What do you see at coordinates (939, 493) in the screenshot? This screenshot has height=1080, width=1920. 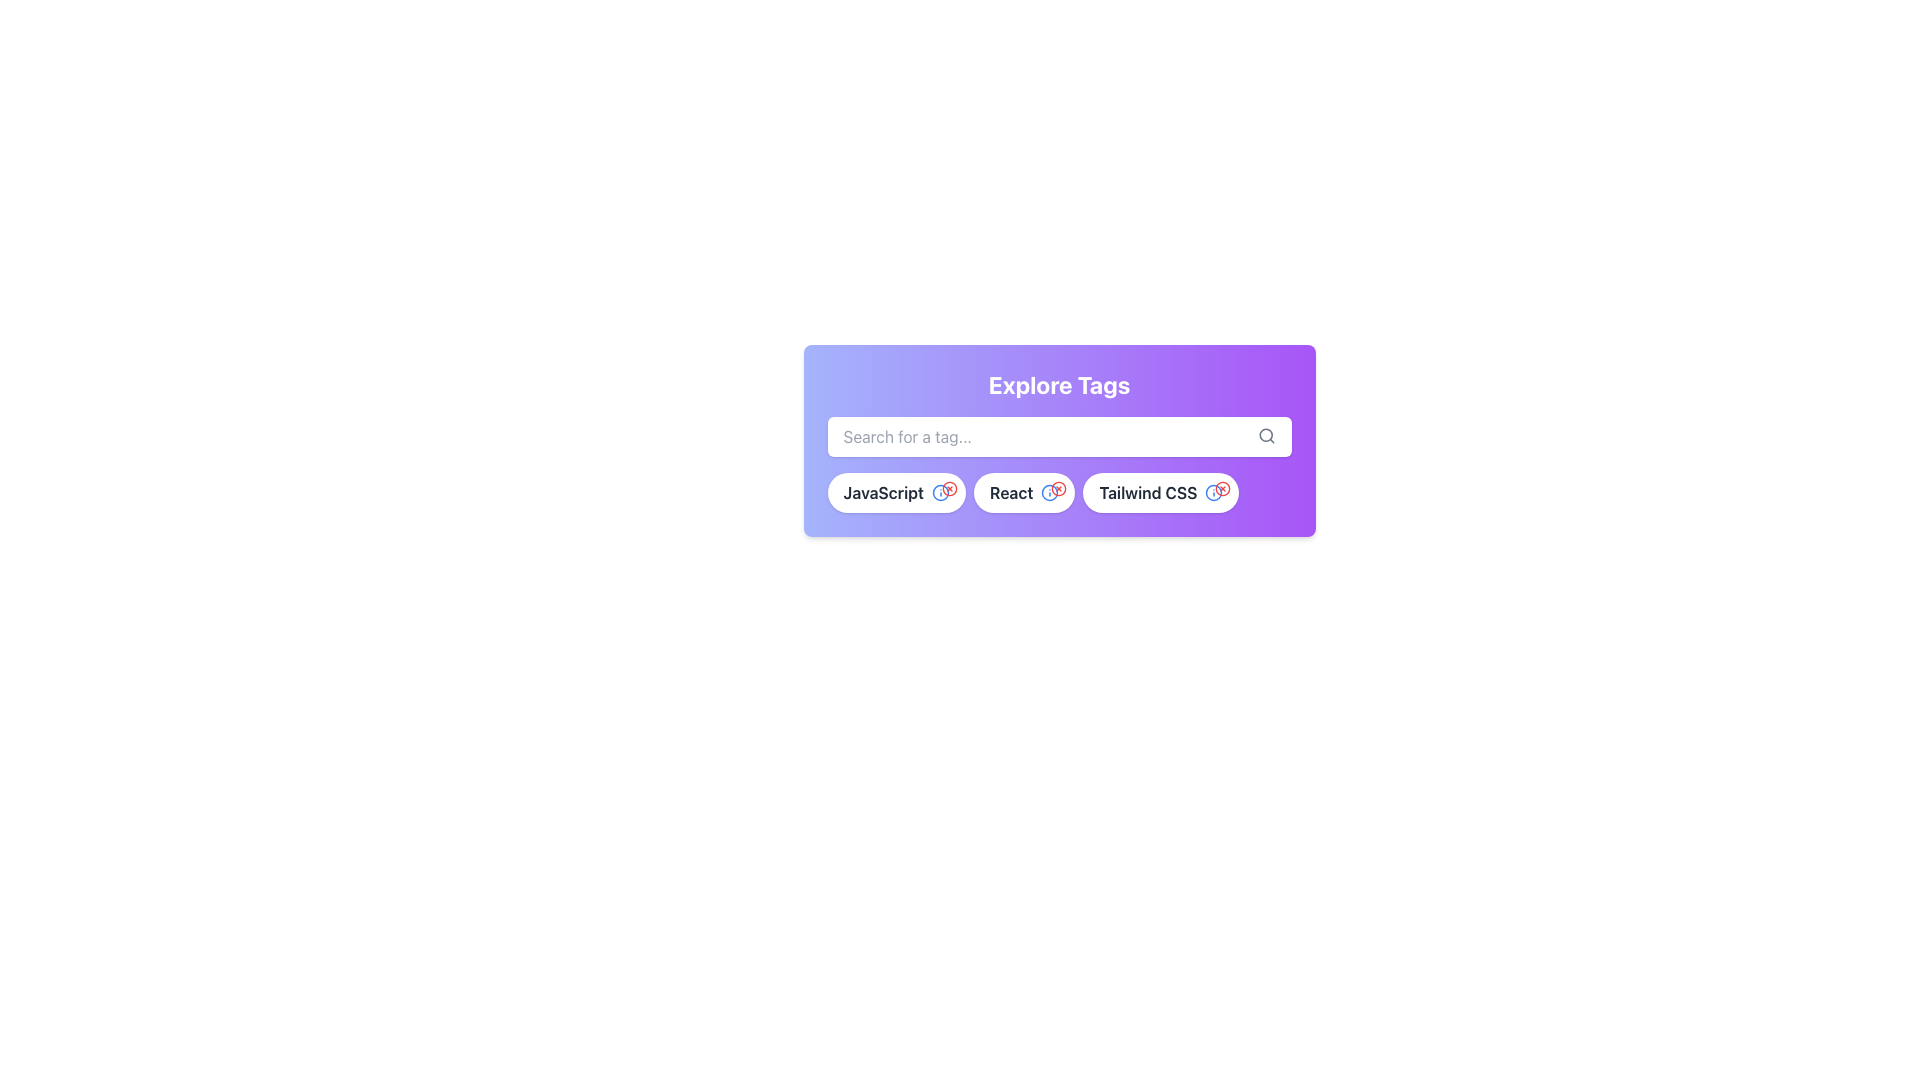 I see `the blue circular icon with an 'i' inside, located to the right of the 'JavaScript' tag` at bounding box center [939, 493].